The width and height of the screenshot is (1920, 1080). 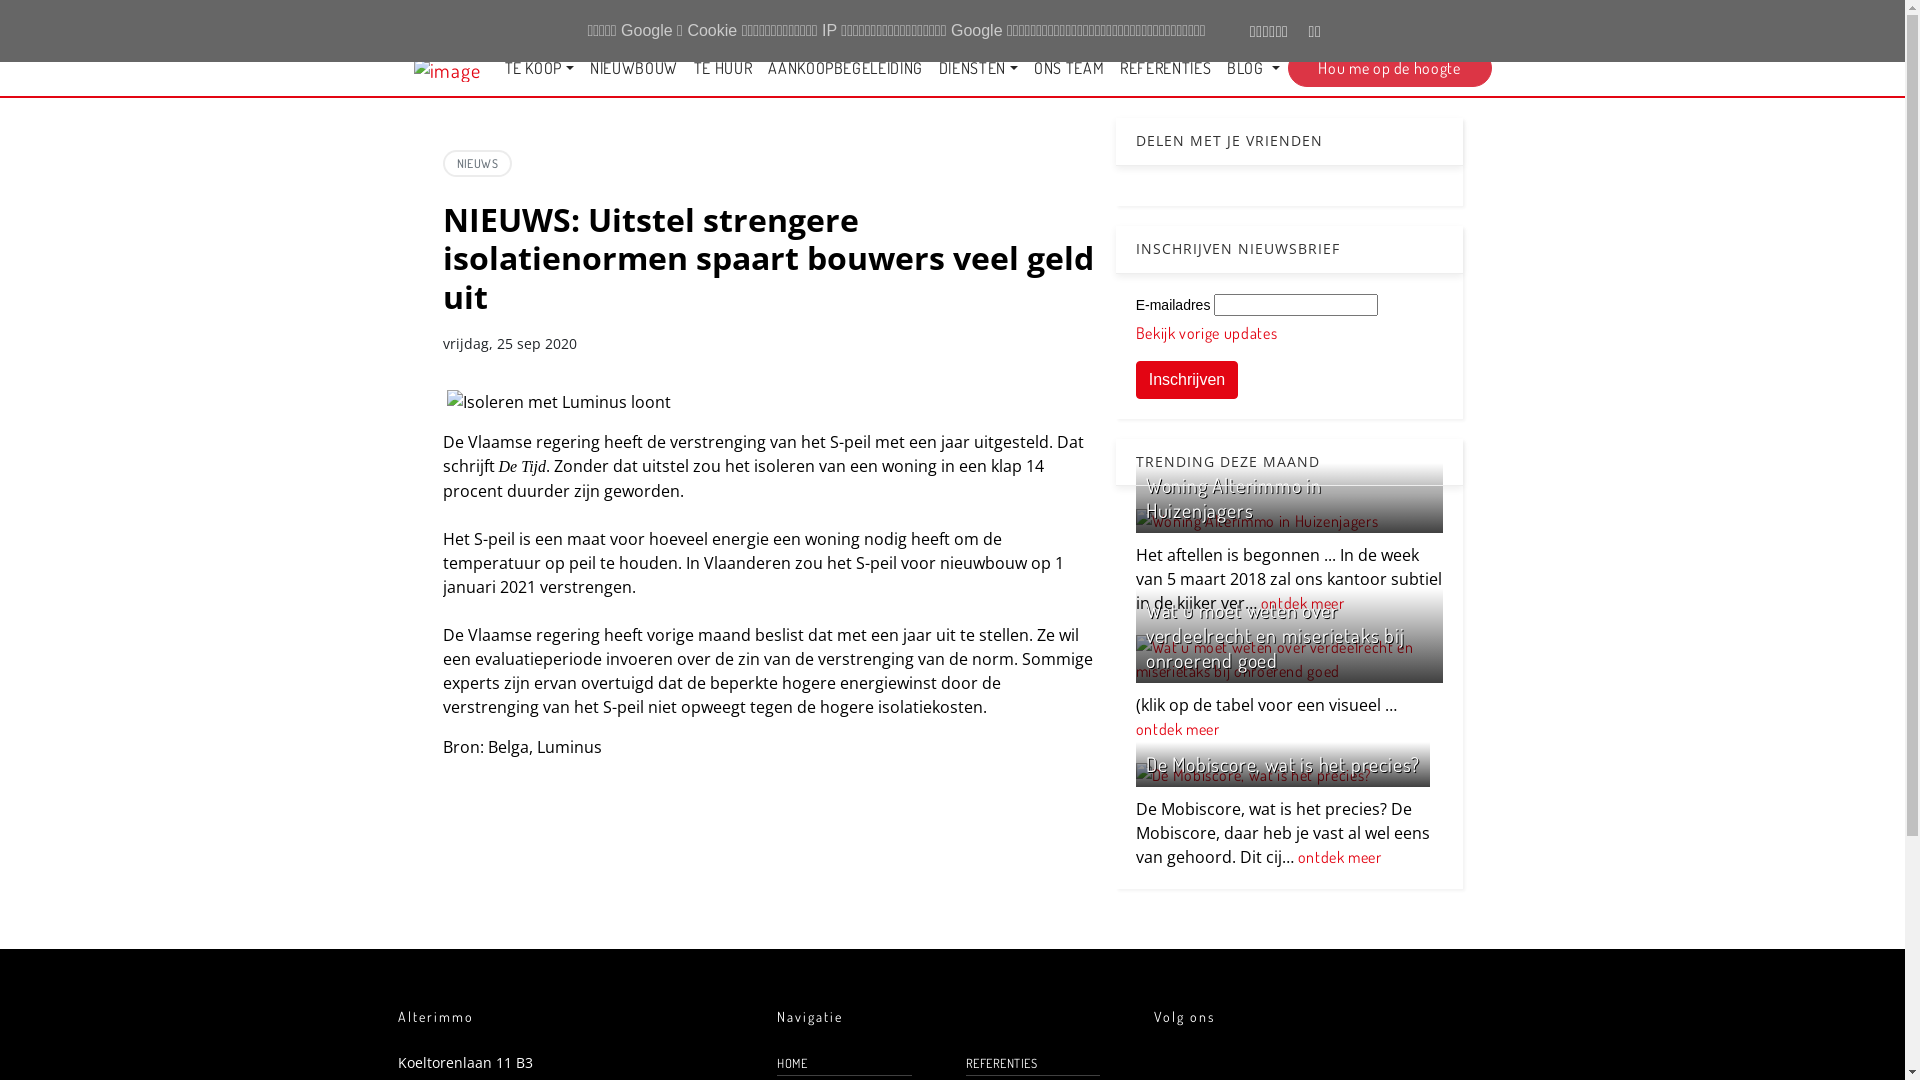 What do you see at coordinates (1444, 19) in the screenshot?
I see `' '` at bounding box center [1444, 19].